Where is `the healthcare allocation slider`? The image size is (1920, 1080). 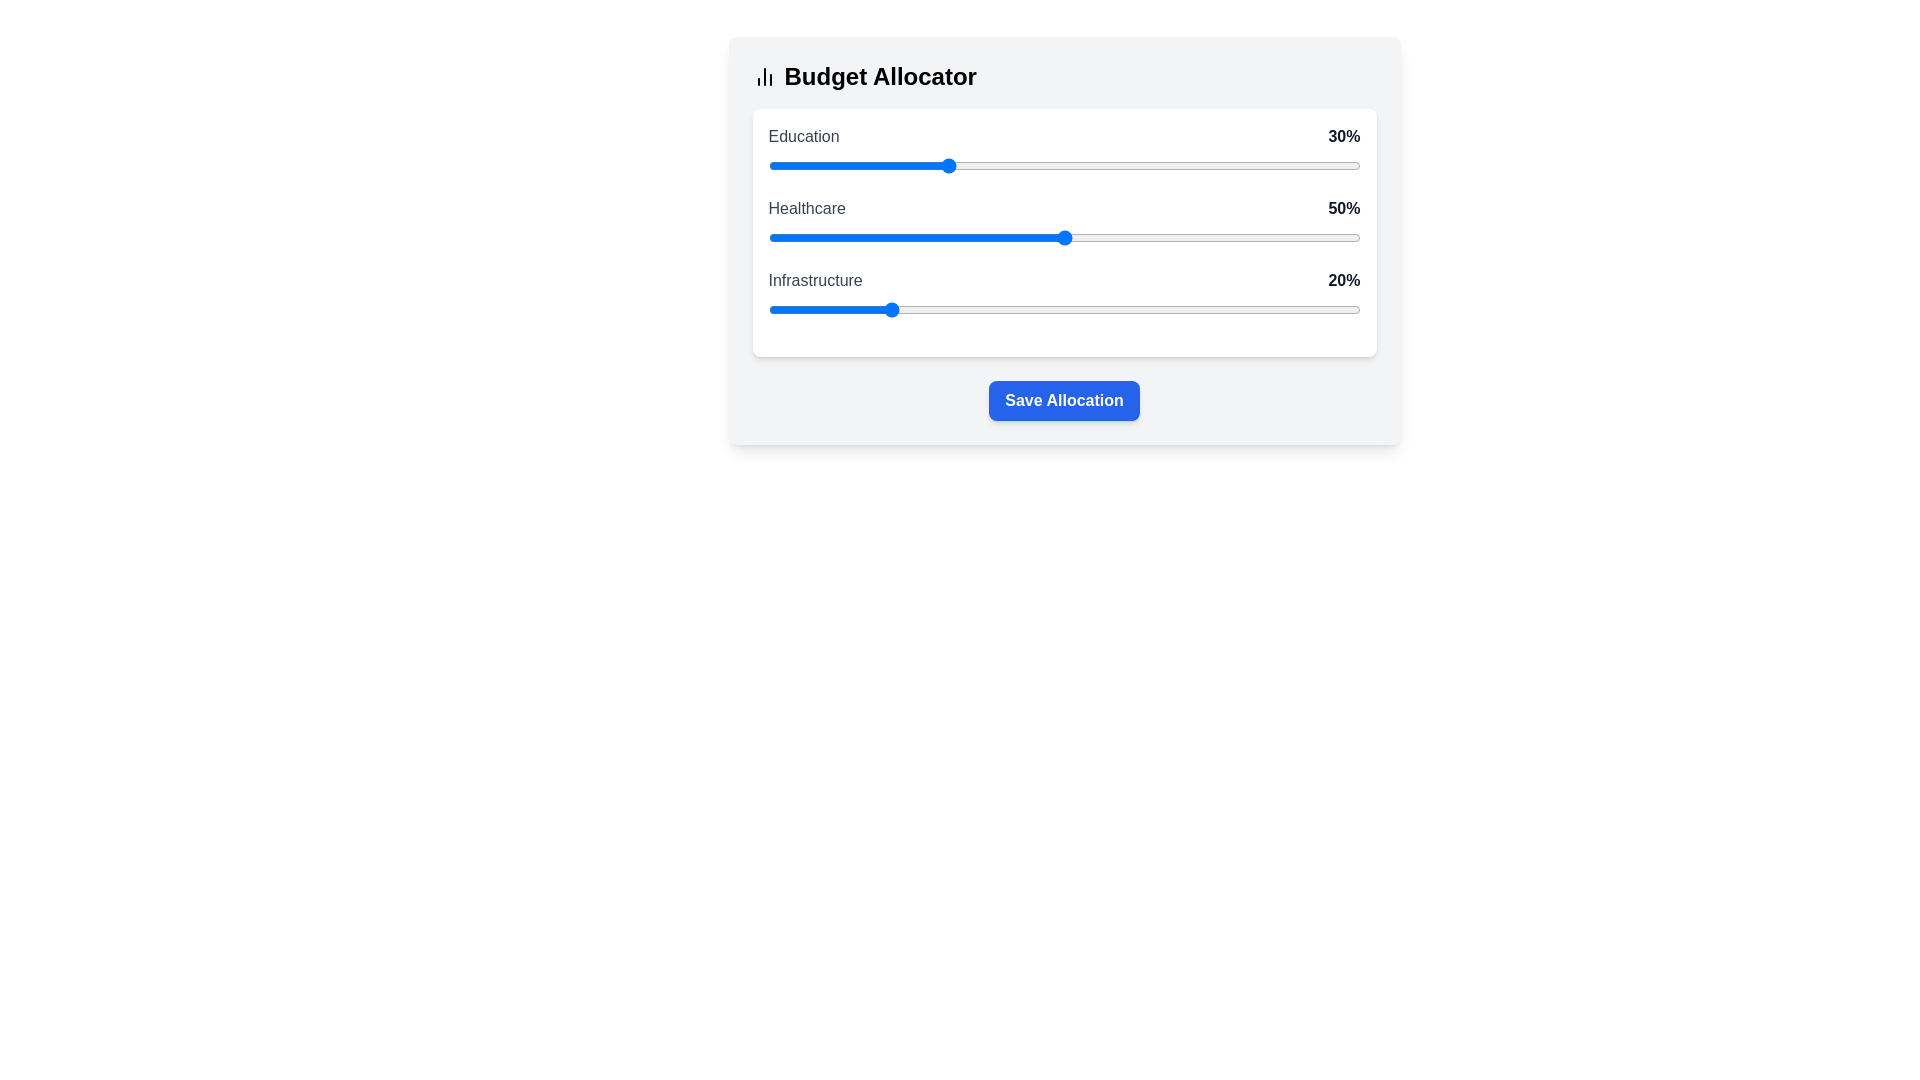
the healthcare allocation slider is located at coordinates (863, 237).